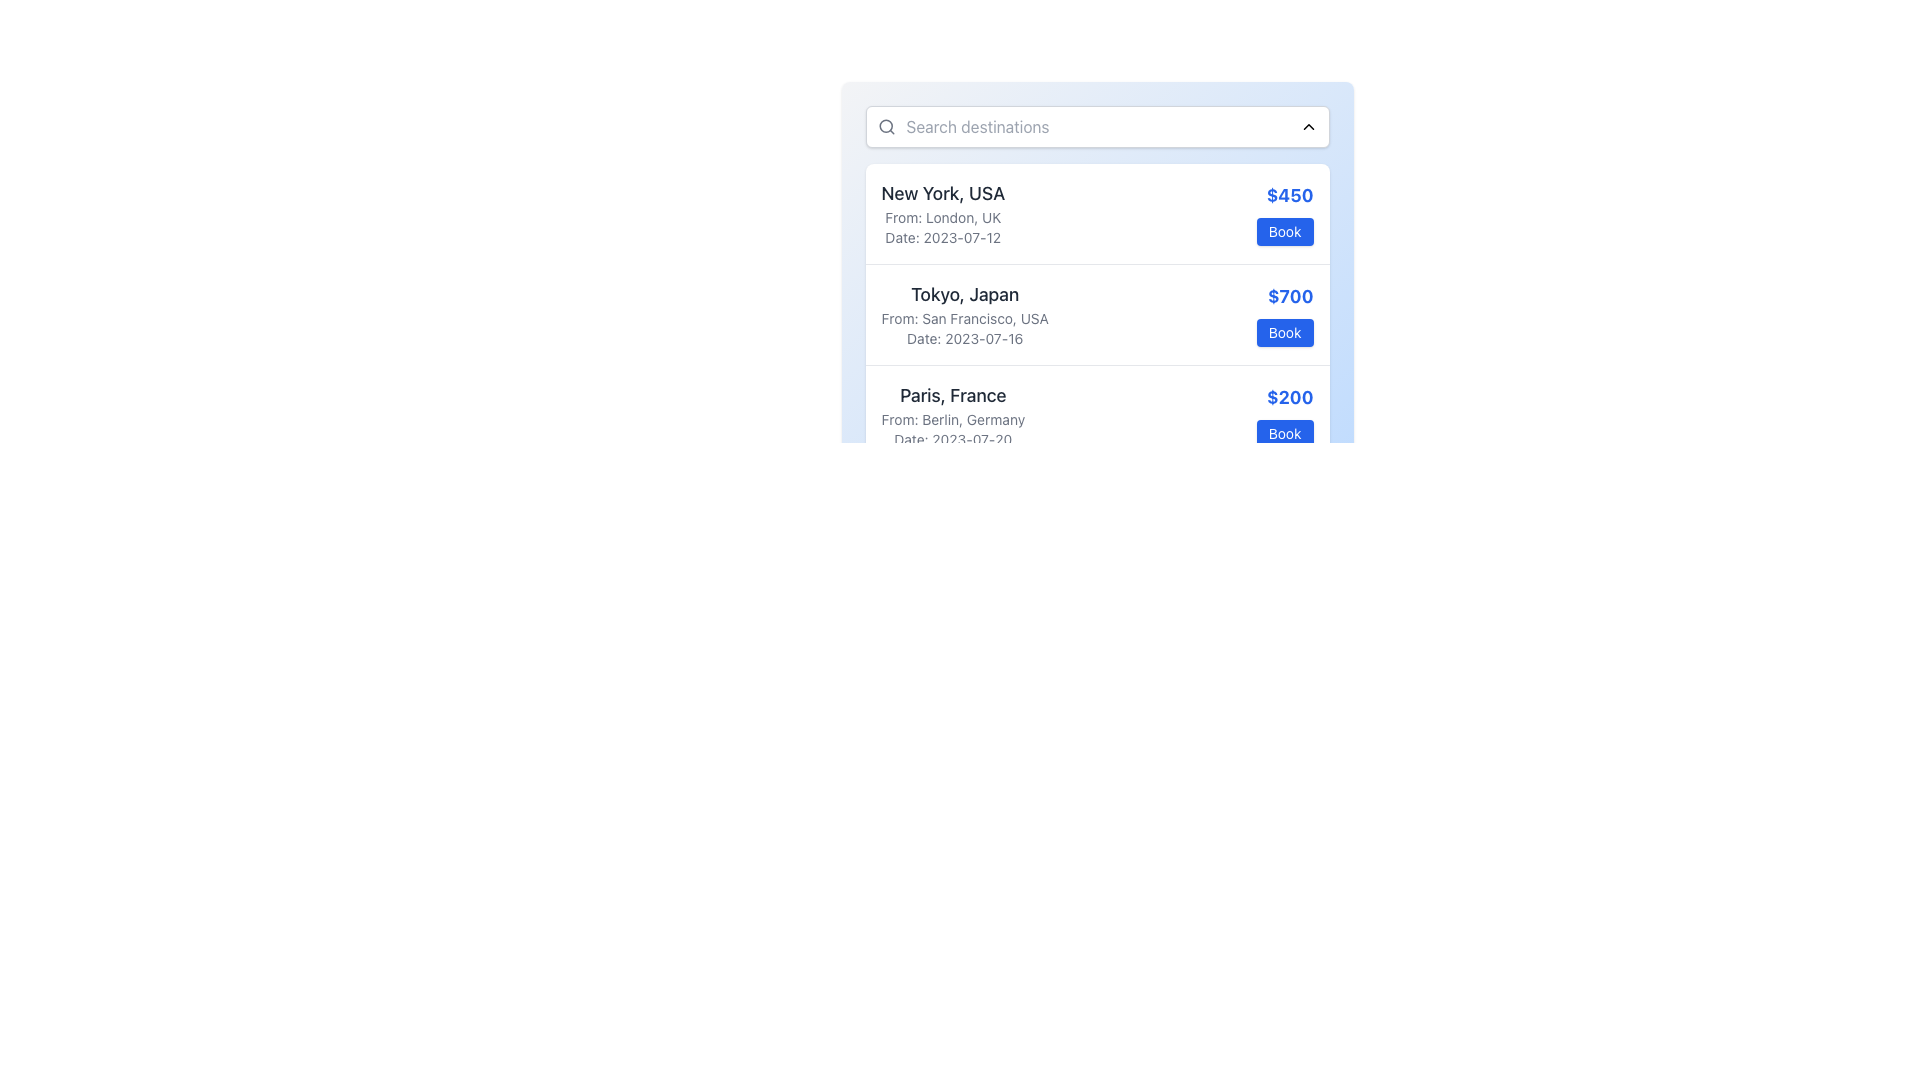 The height and width of the screenshot is (1080, 1920). I want to click on the text displaying the monetary value '$700', which is located in the second row of the travel destinations list, to the right of the 'Book' button, so click(1285, 297).